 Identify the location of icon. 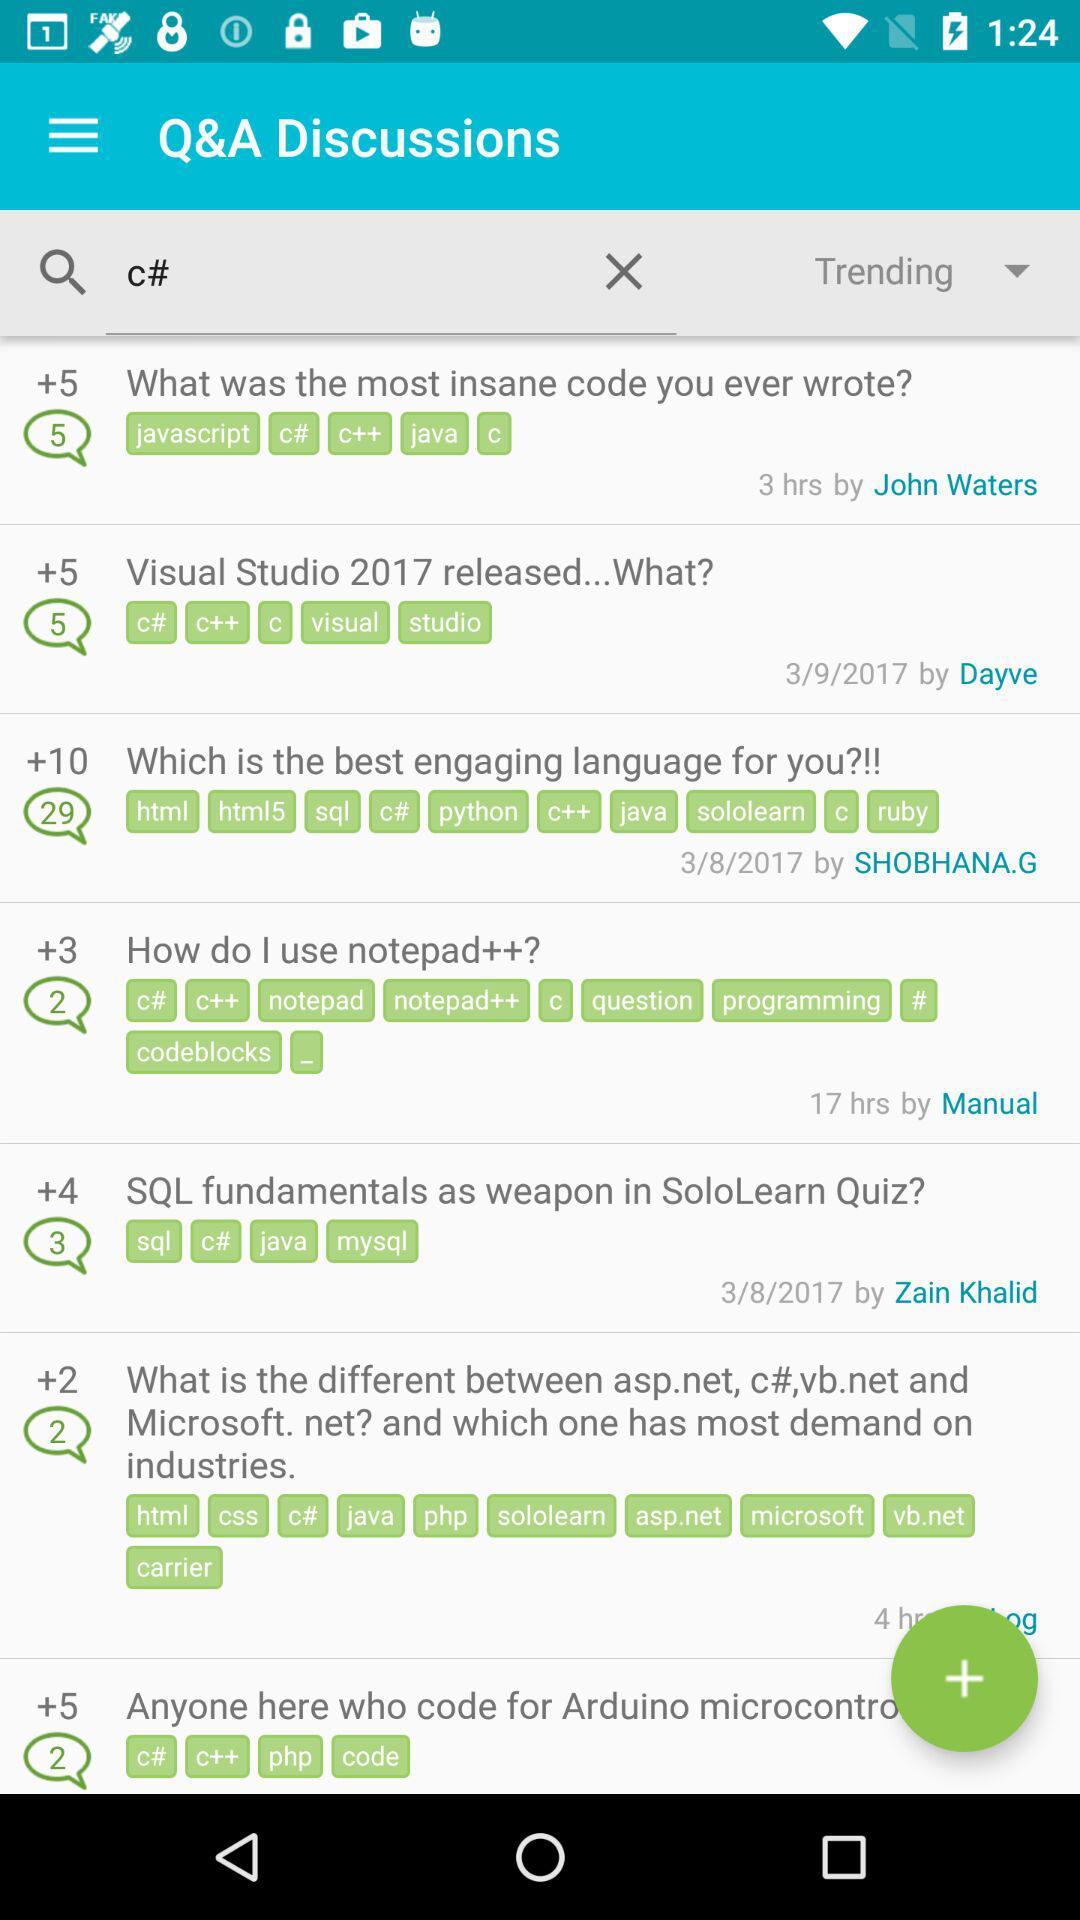
(963, 1678).